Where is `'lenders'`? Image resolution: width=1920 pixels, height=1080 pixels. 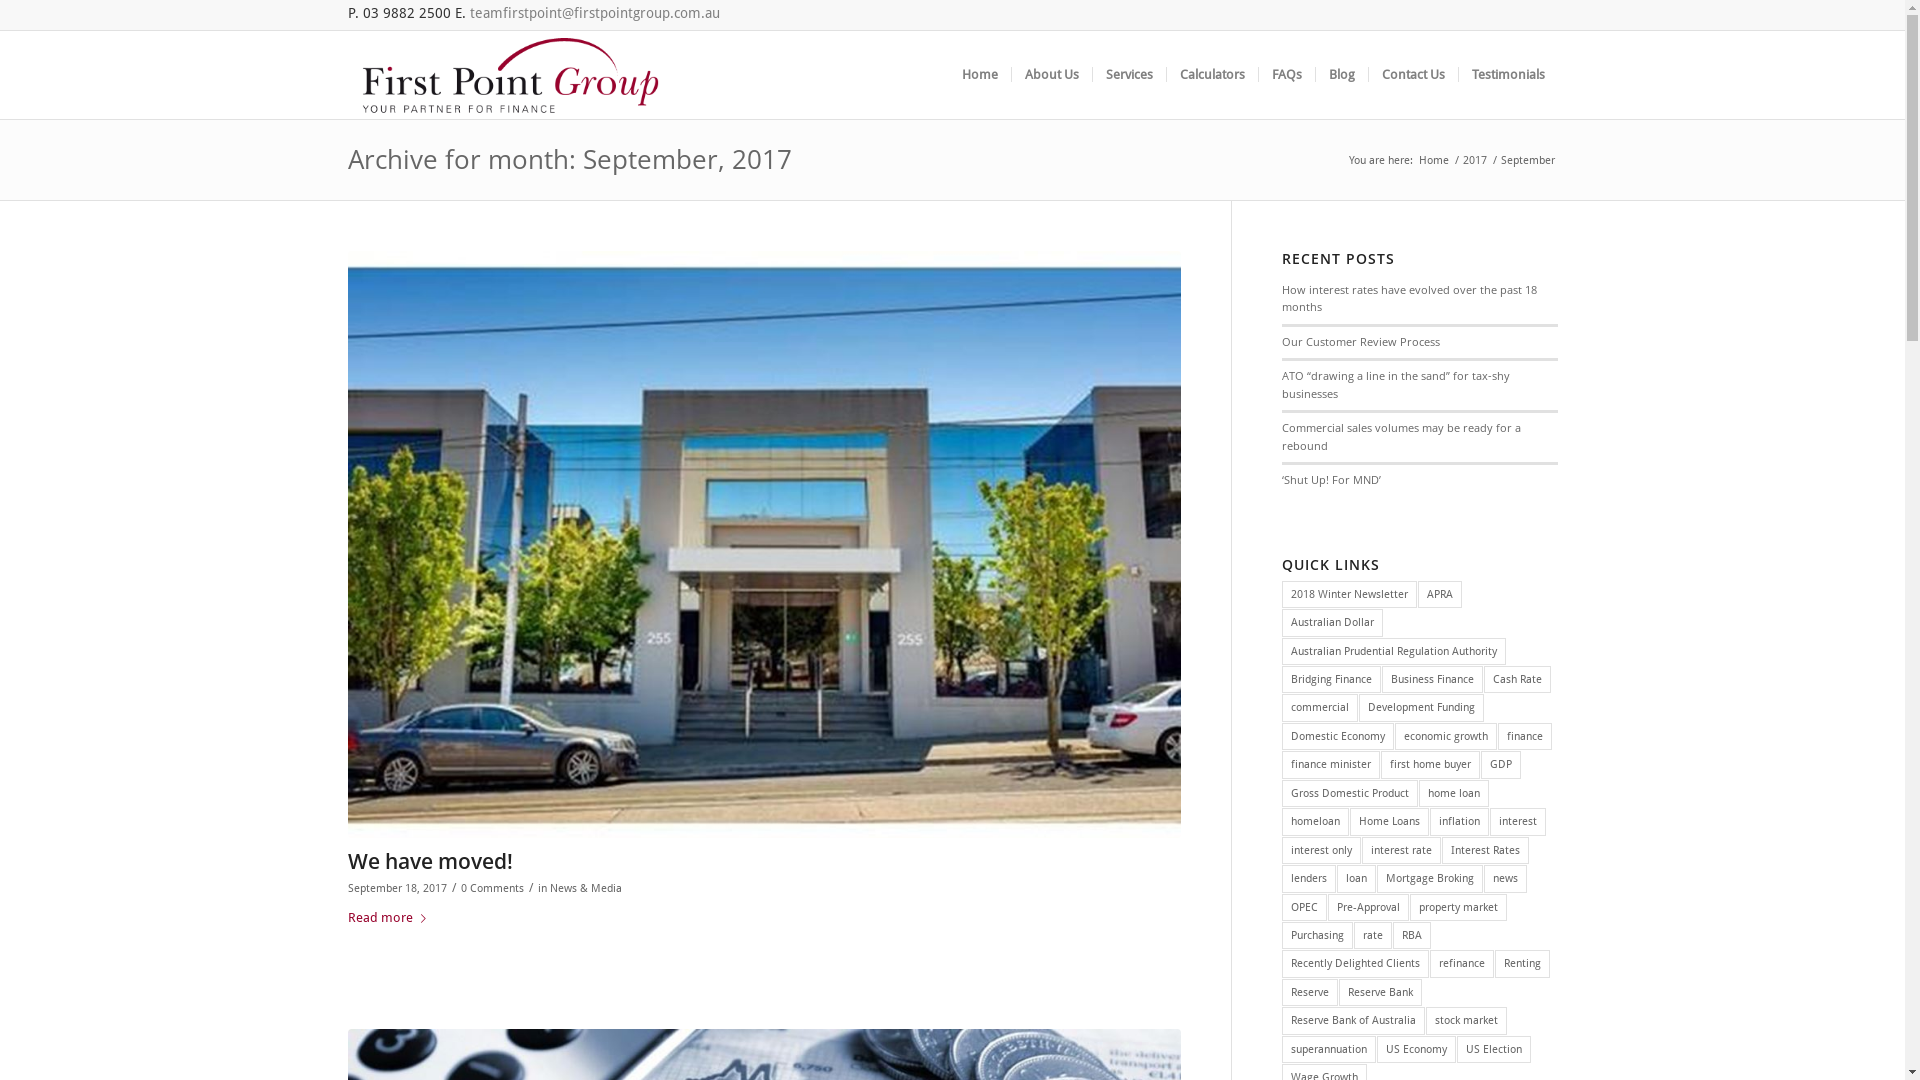 'lenders' is located at coordinates (1309, 877).